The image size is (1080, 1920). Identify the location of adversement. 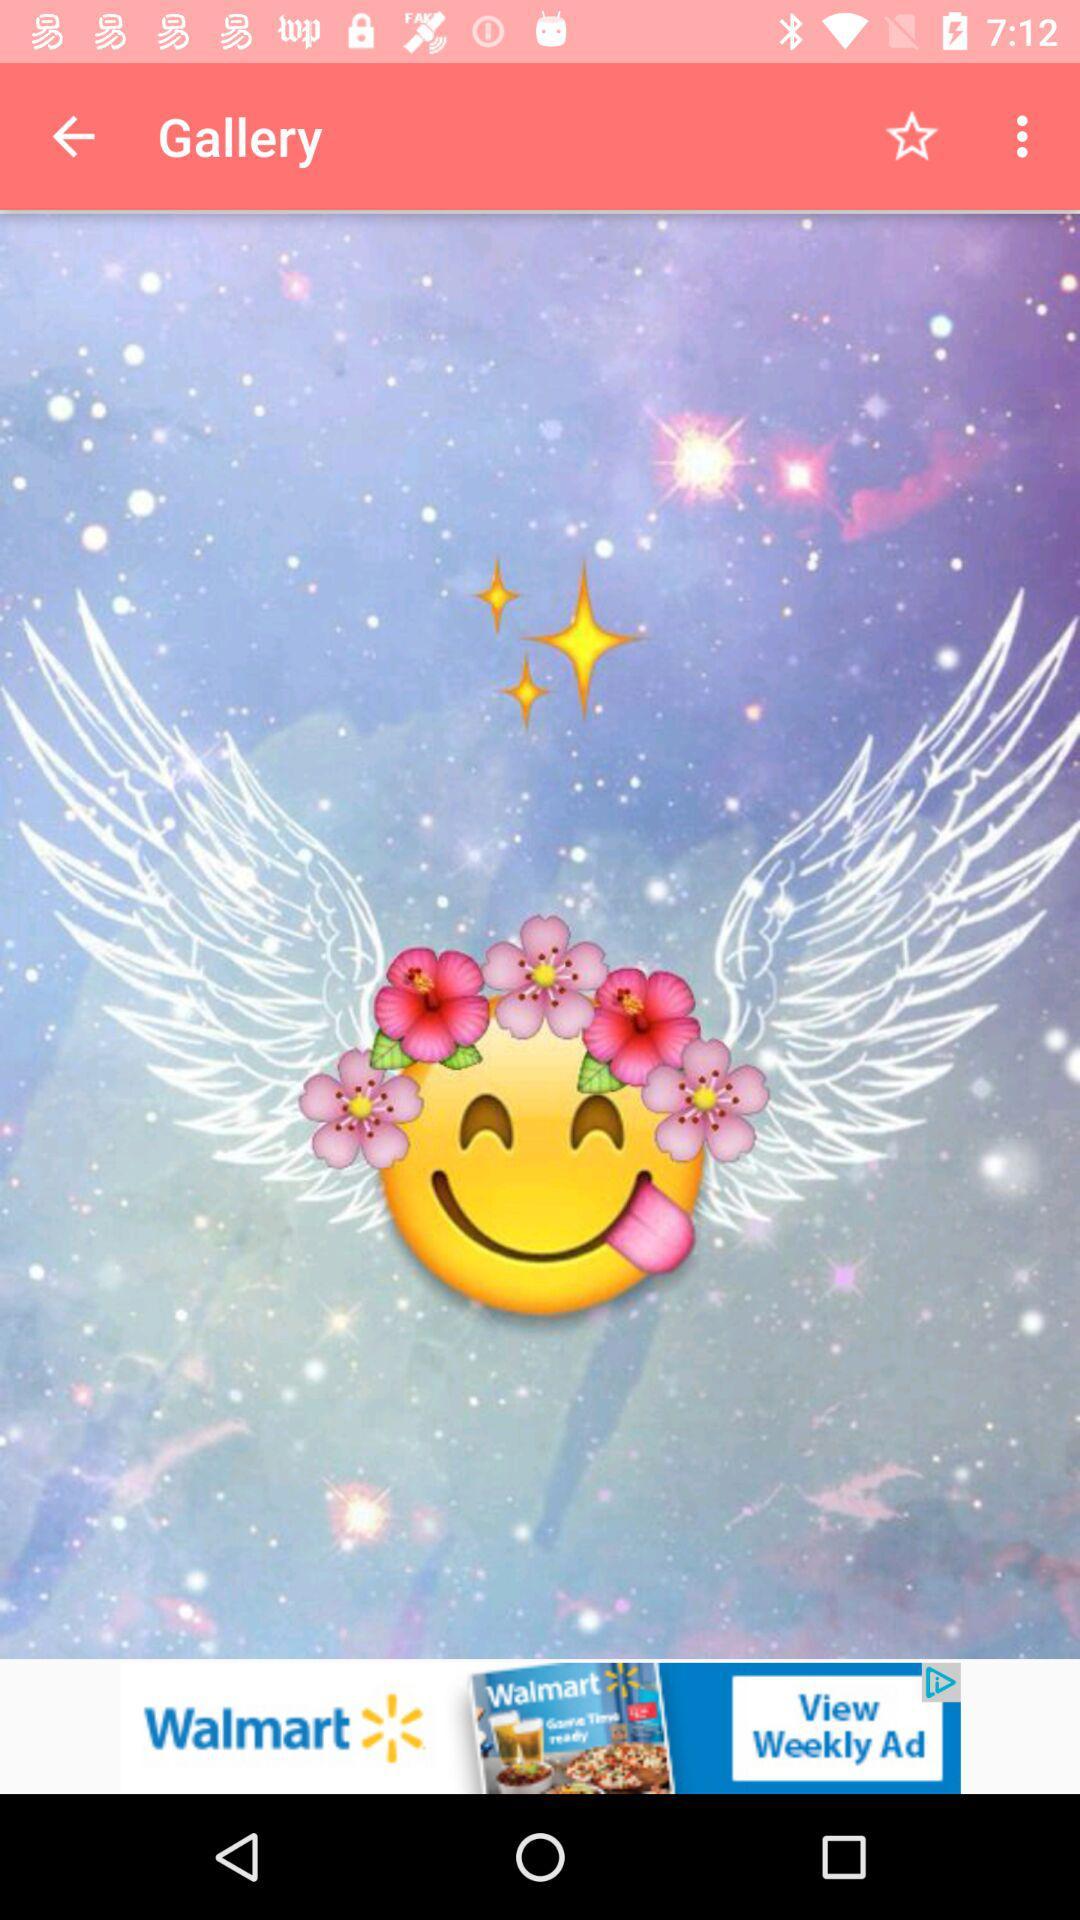
(540, 1727).